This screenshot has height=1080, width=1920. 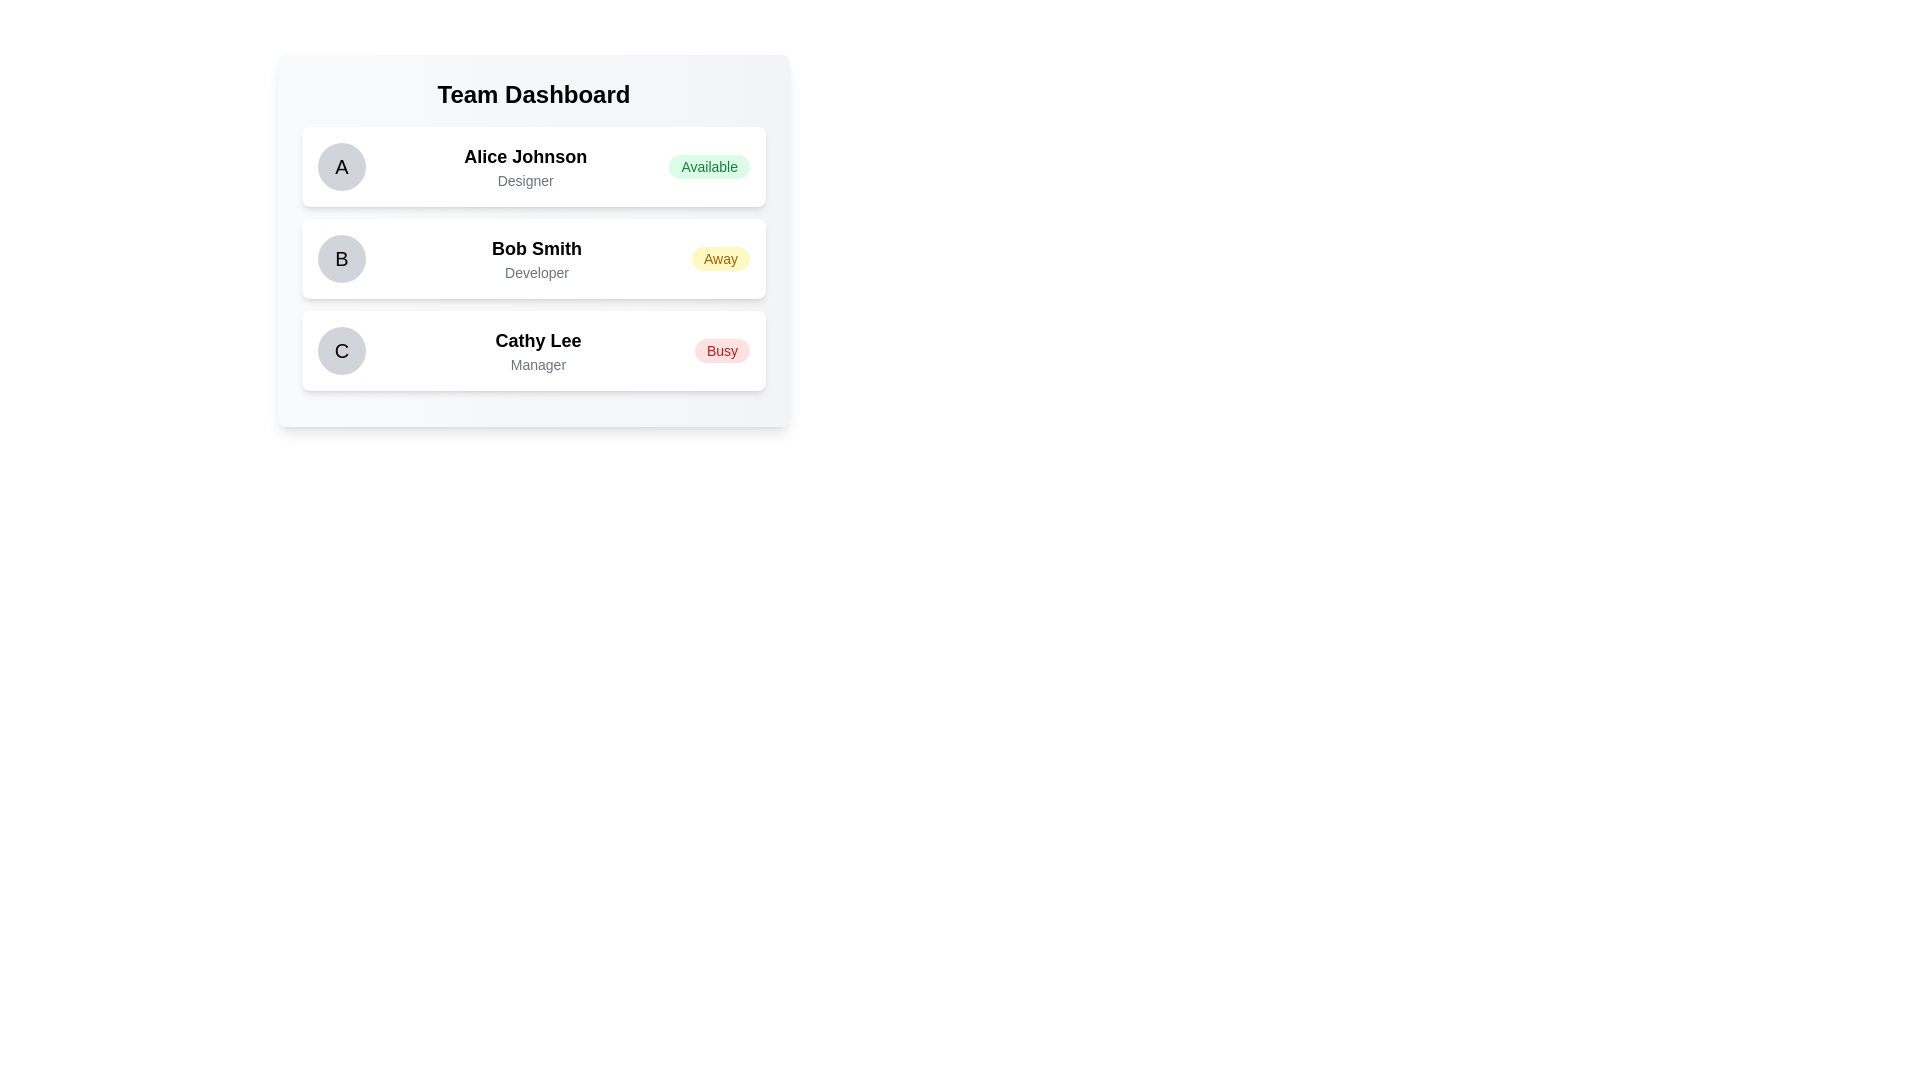 I want to click on the circular avatar placeholder representing the identifier 'A' for the associated row, which is positioned to the left of the text 'Alice Johnson Designer', so click(x=341, y=165).